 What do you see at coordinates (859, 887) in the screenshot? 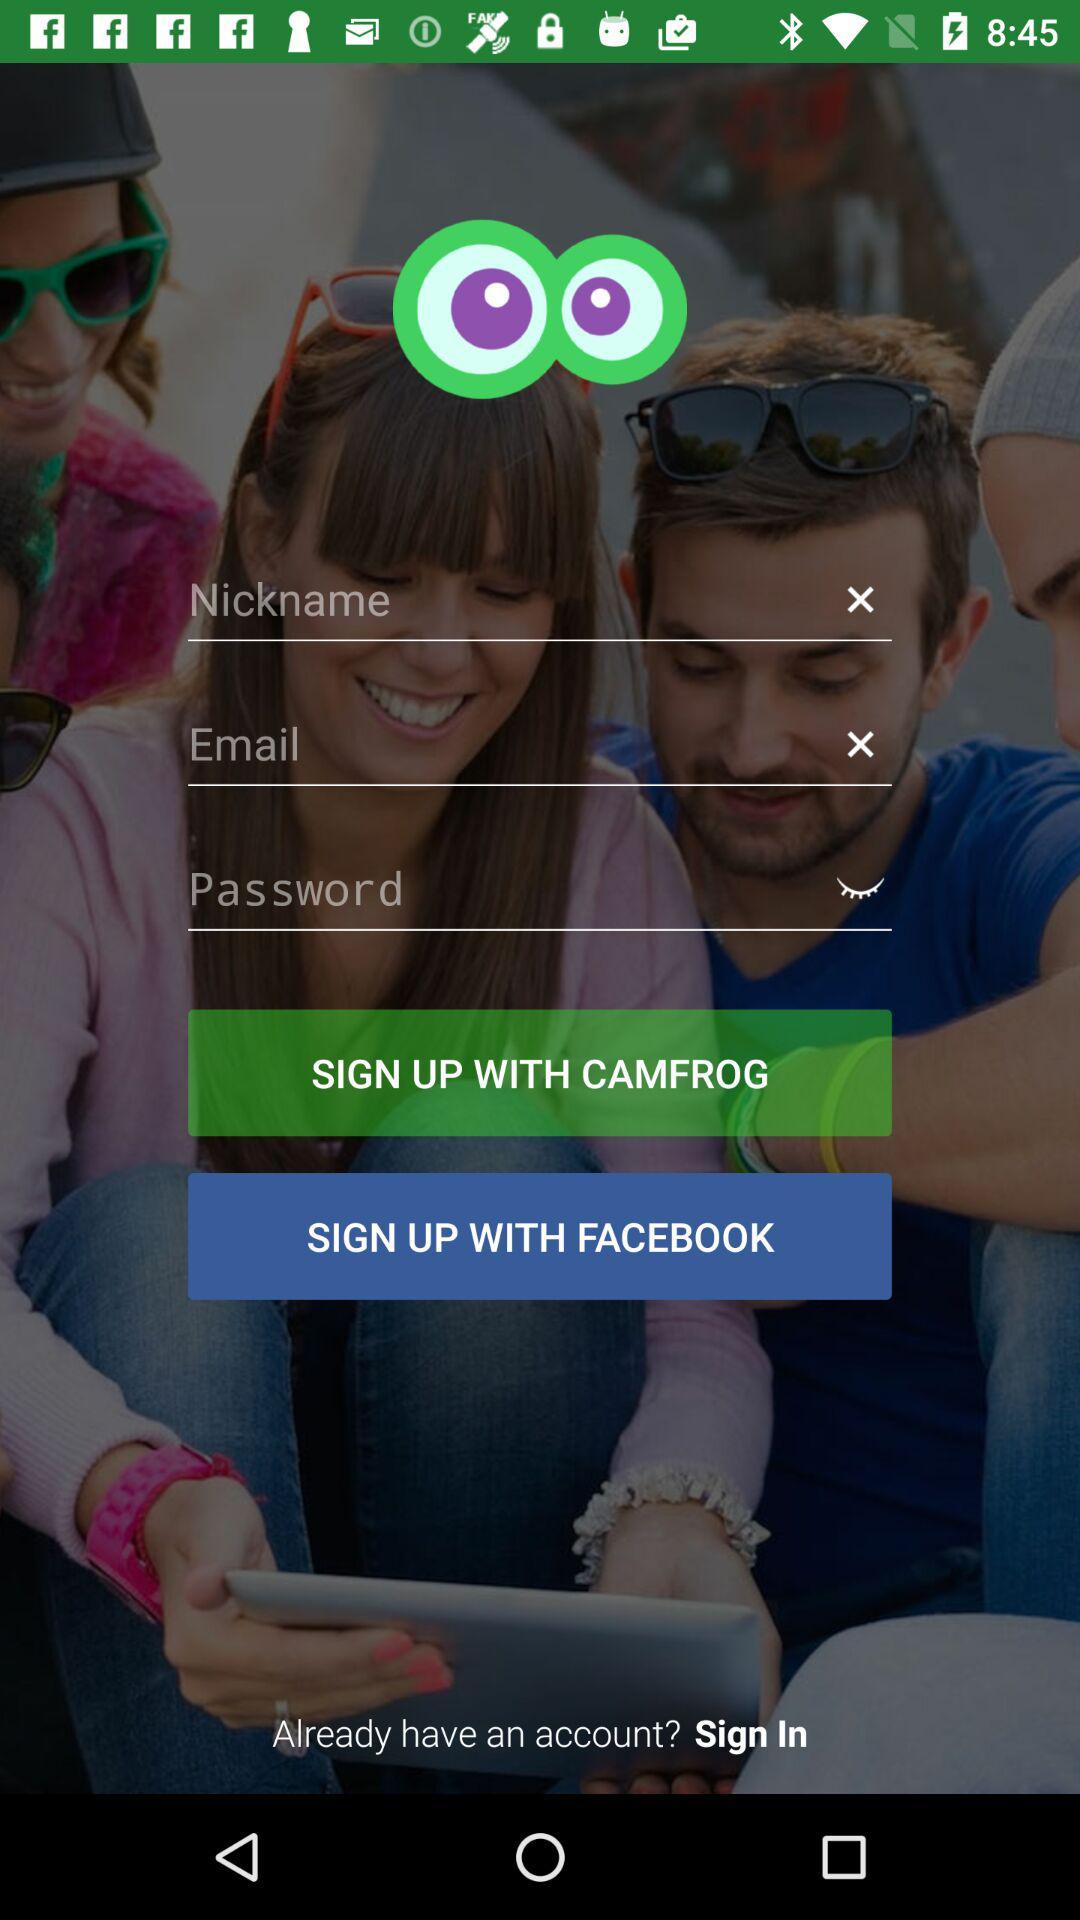
I see `show password` at bounding box center [859, 887].